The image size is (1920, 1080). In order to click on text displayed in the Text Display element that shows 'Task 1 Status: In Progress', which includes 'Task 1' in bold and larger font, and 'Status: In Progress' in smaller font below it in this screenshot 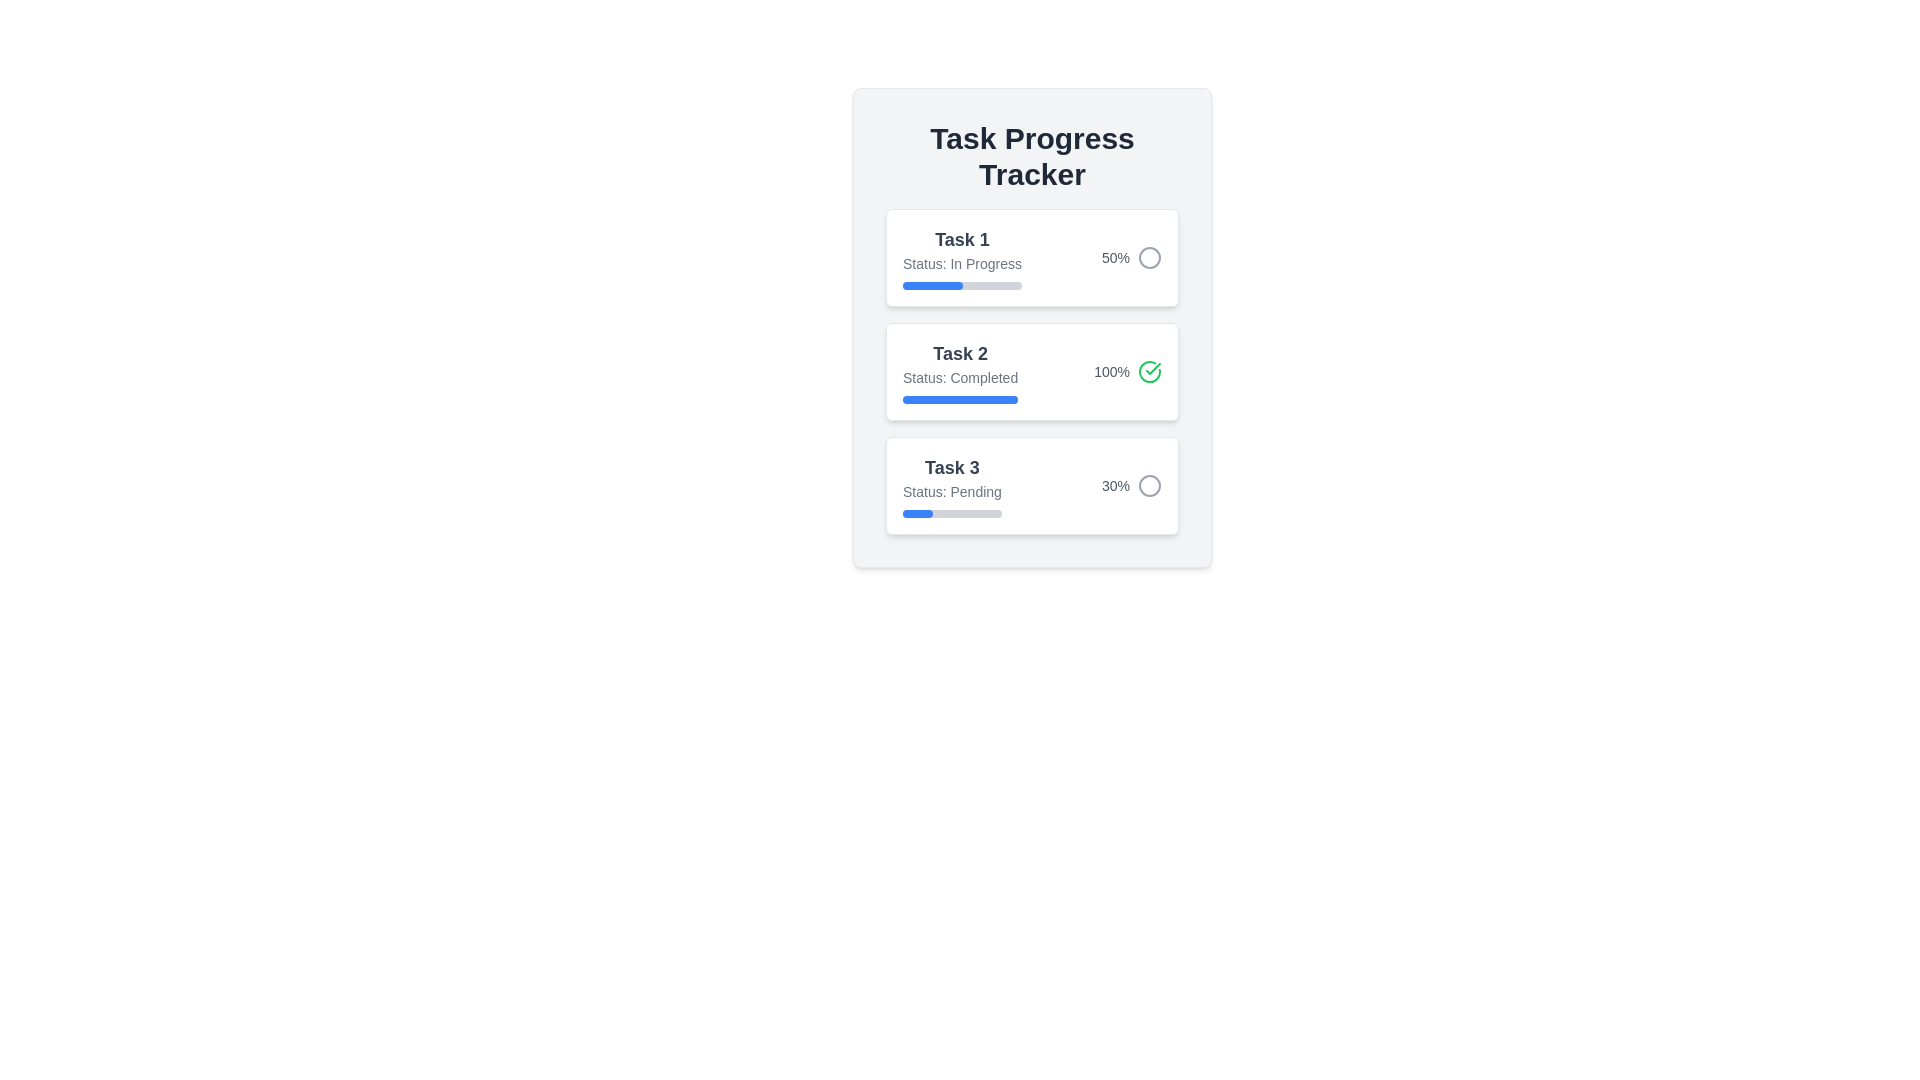, I will do `click(962, 257)`.